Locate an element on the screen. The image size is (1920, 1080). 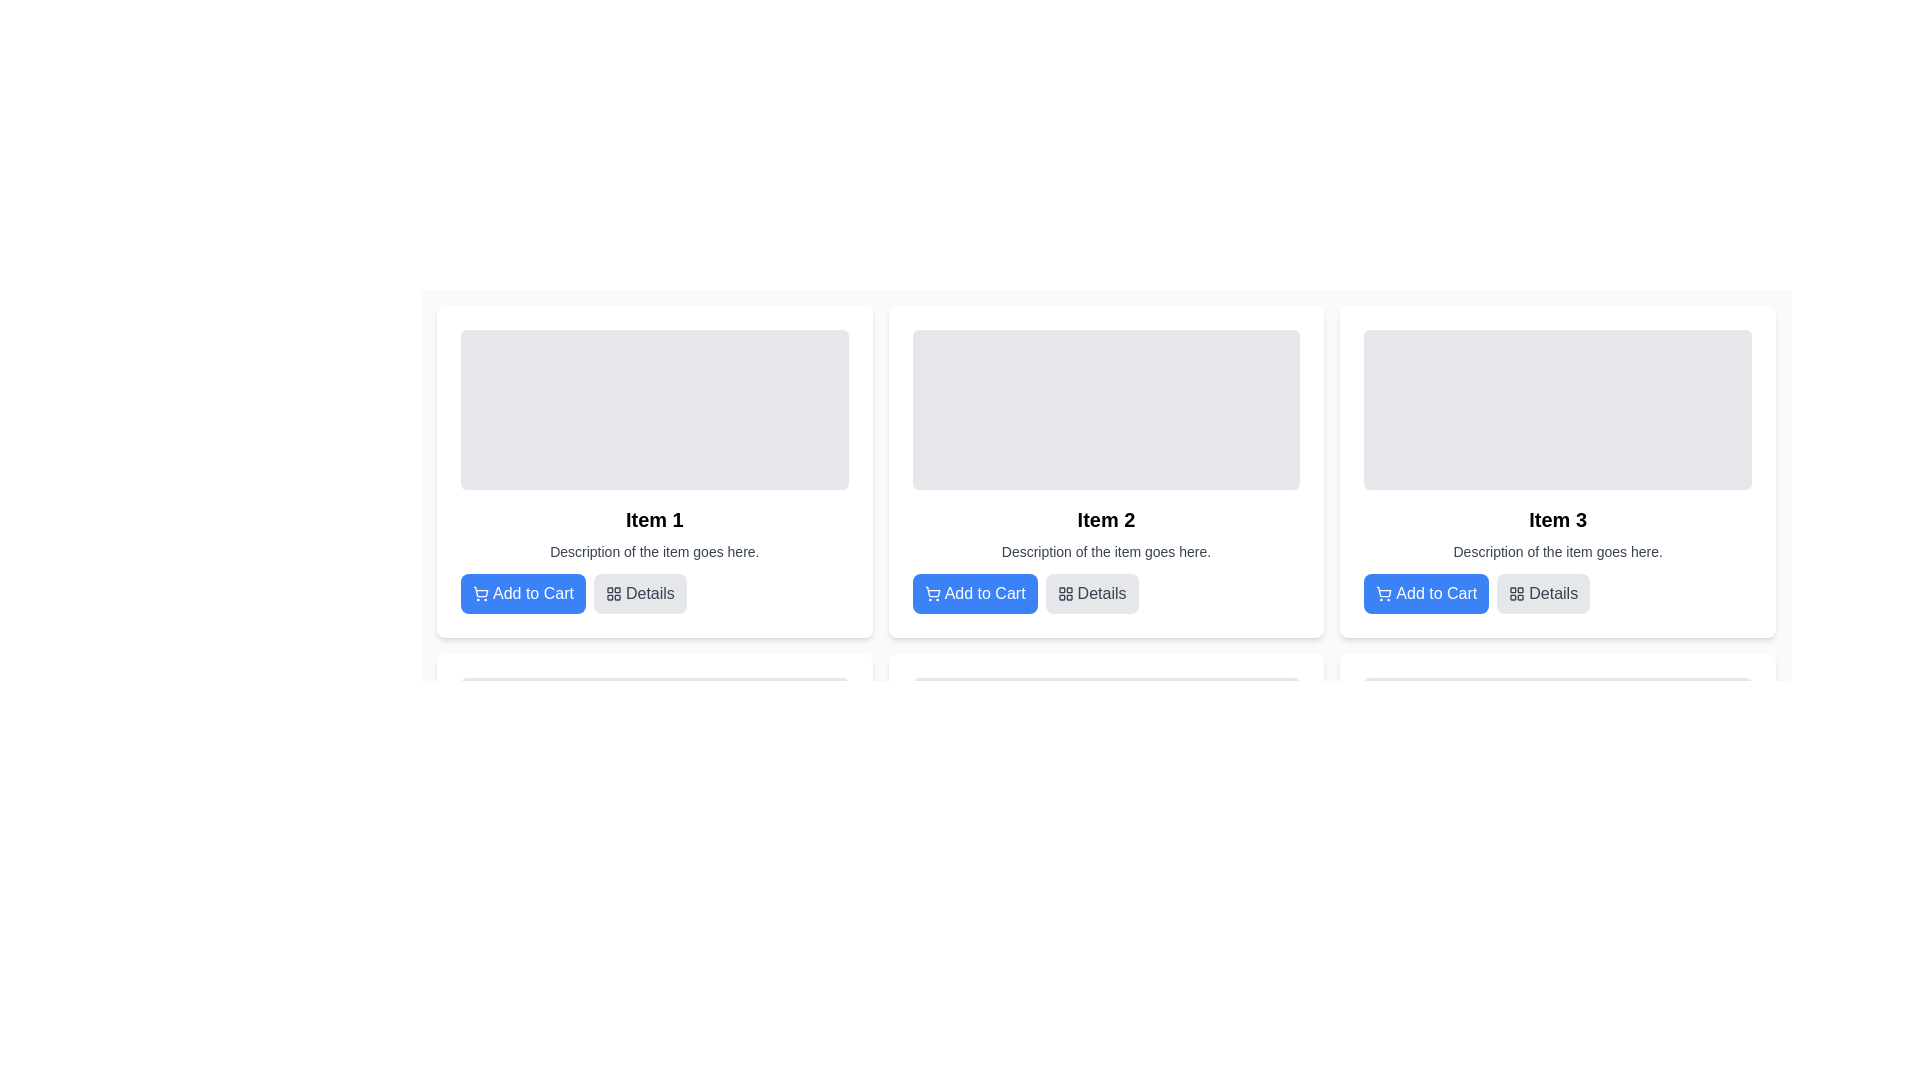
the rectangular image placeholder with a light gray background located inside the card labeled 'Item 3', positioned at the top area of the card is located at coordinates (1557, 408).